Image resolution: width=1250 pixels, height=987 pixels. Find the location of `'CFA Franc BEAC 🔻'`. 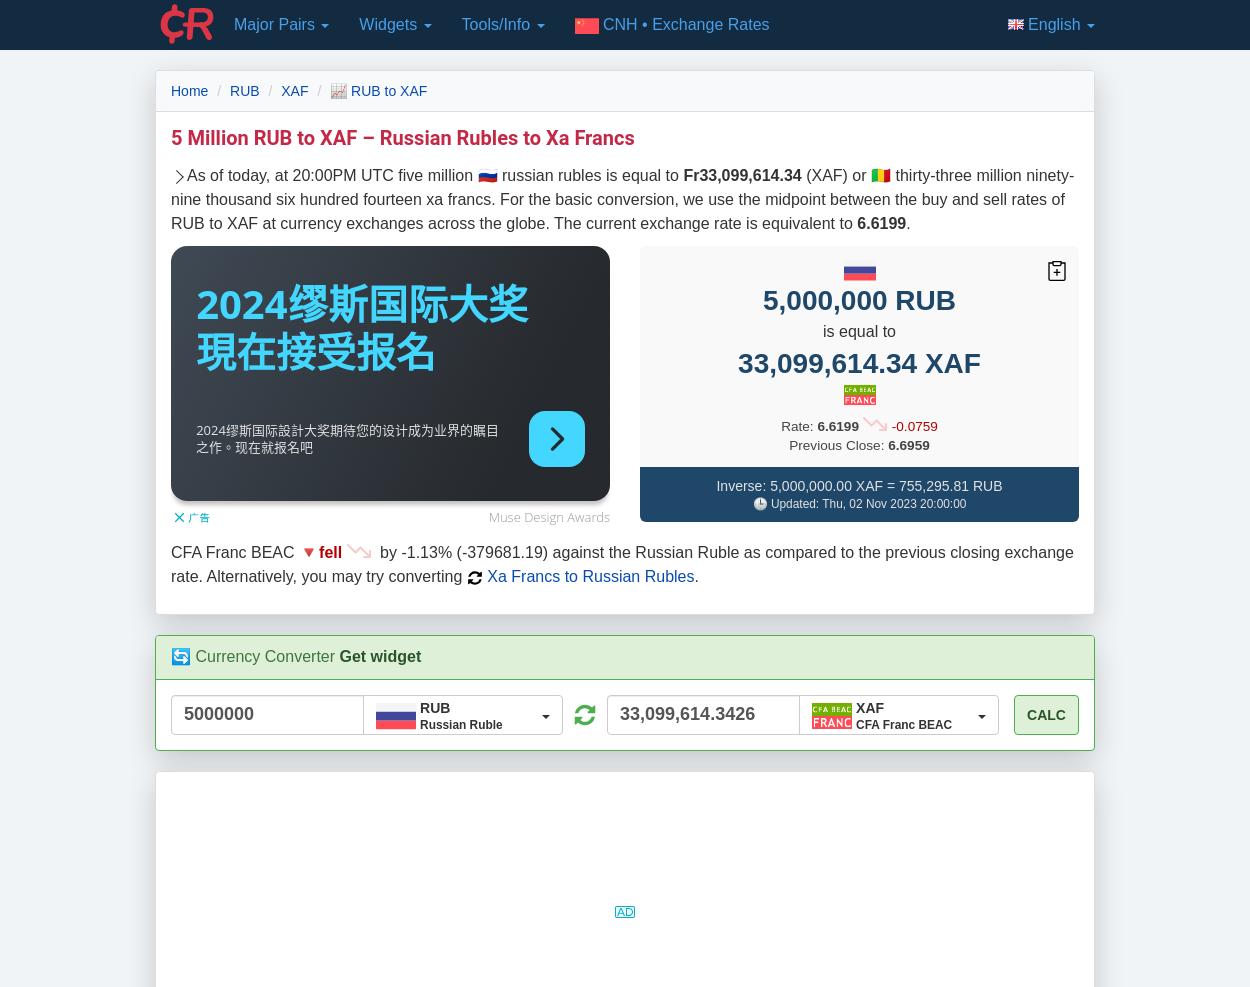

'CFA Franc BEAC 🔻' is located at coordinates (171, 552).